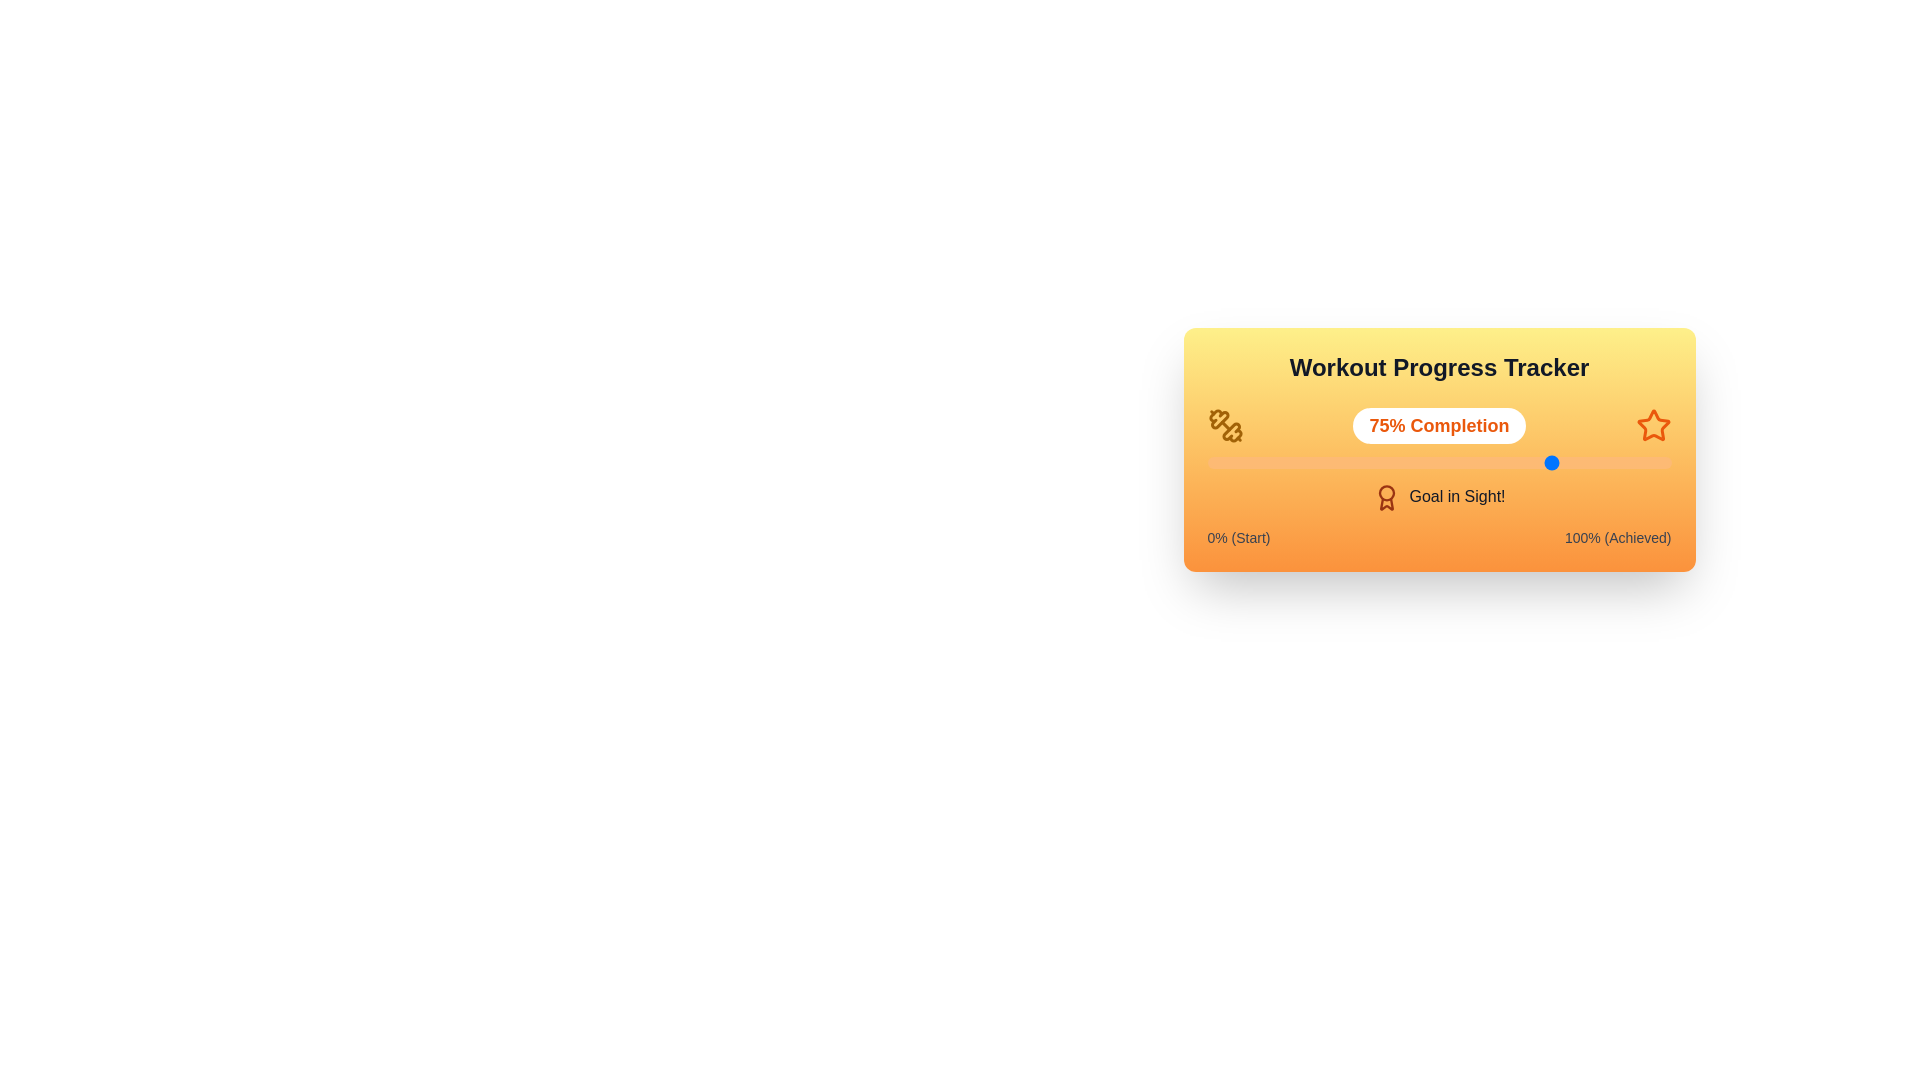 Image resolution: width=1920 pixels, height=1080 pixels. Describe the element at coordinates (1490, 462) in the screenshot. I see `the progress slider to 61%` at that location.